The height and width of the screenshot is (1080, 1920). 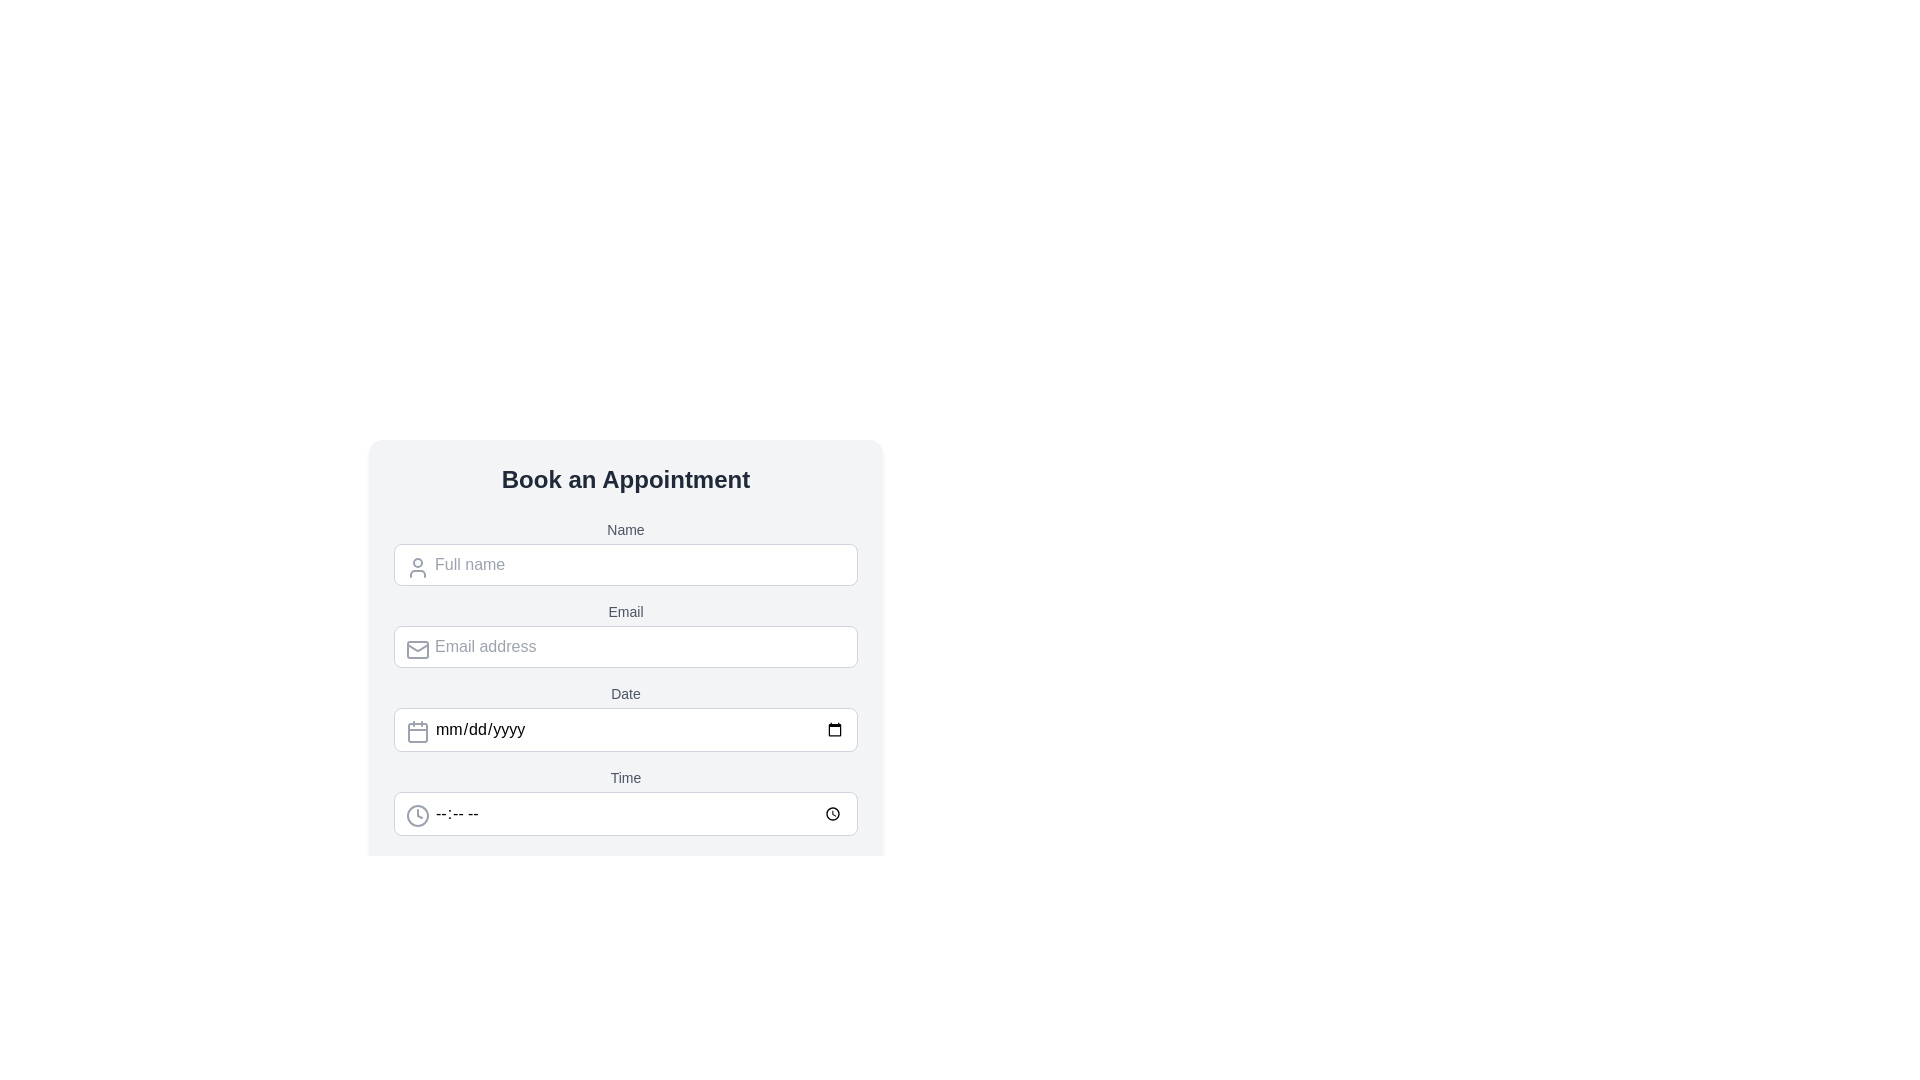 What do you see at coordinates (416, 732) in the screenshot?
I see `the rounded rectangle within the calendar icon located to the left of the 'Date' input field in the 'Book an Appointment' section` at bounding box center [416, 732].